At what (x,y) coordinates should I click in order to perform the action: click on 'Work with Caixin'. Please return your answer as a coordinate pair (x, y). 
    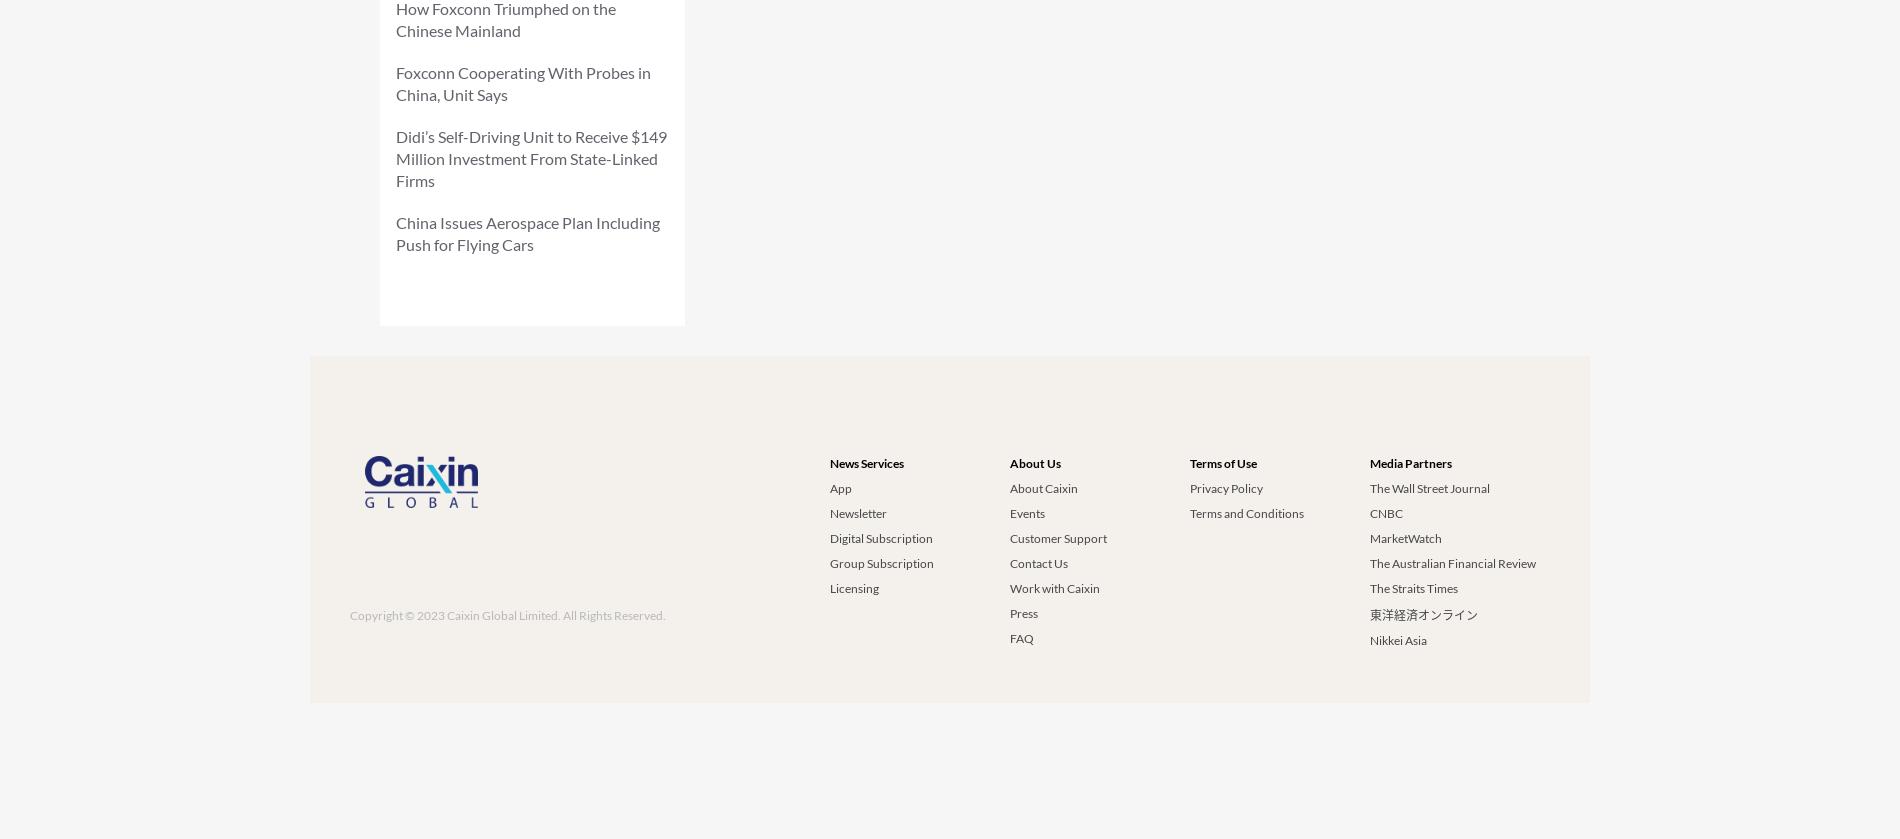
    Looking at the image, I should click on (1055, 587).